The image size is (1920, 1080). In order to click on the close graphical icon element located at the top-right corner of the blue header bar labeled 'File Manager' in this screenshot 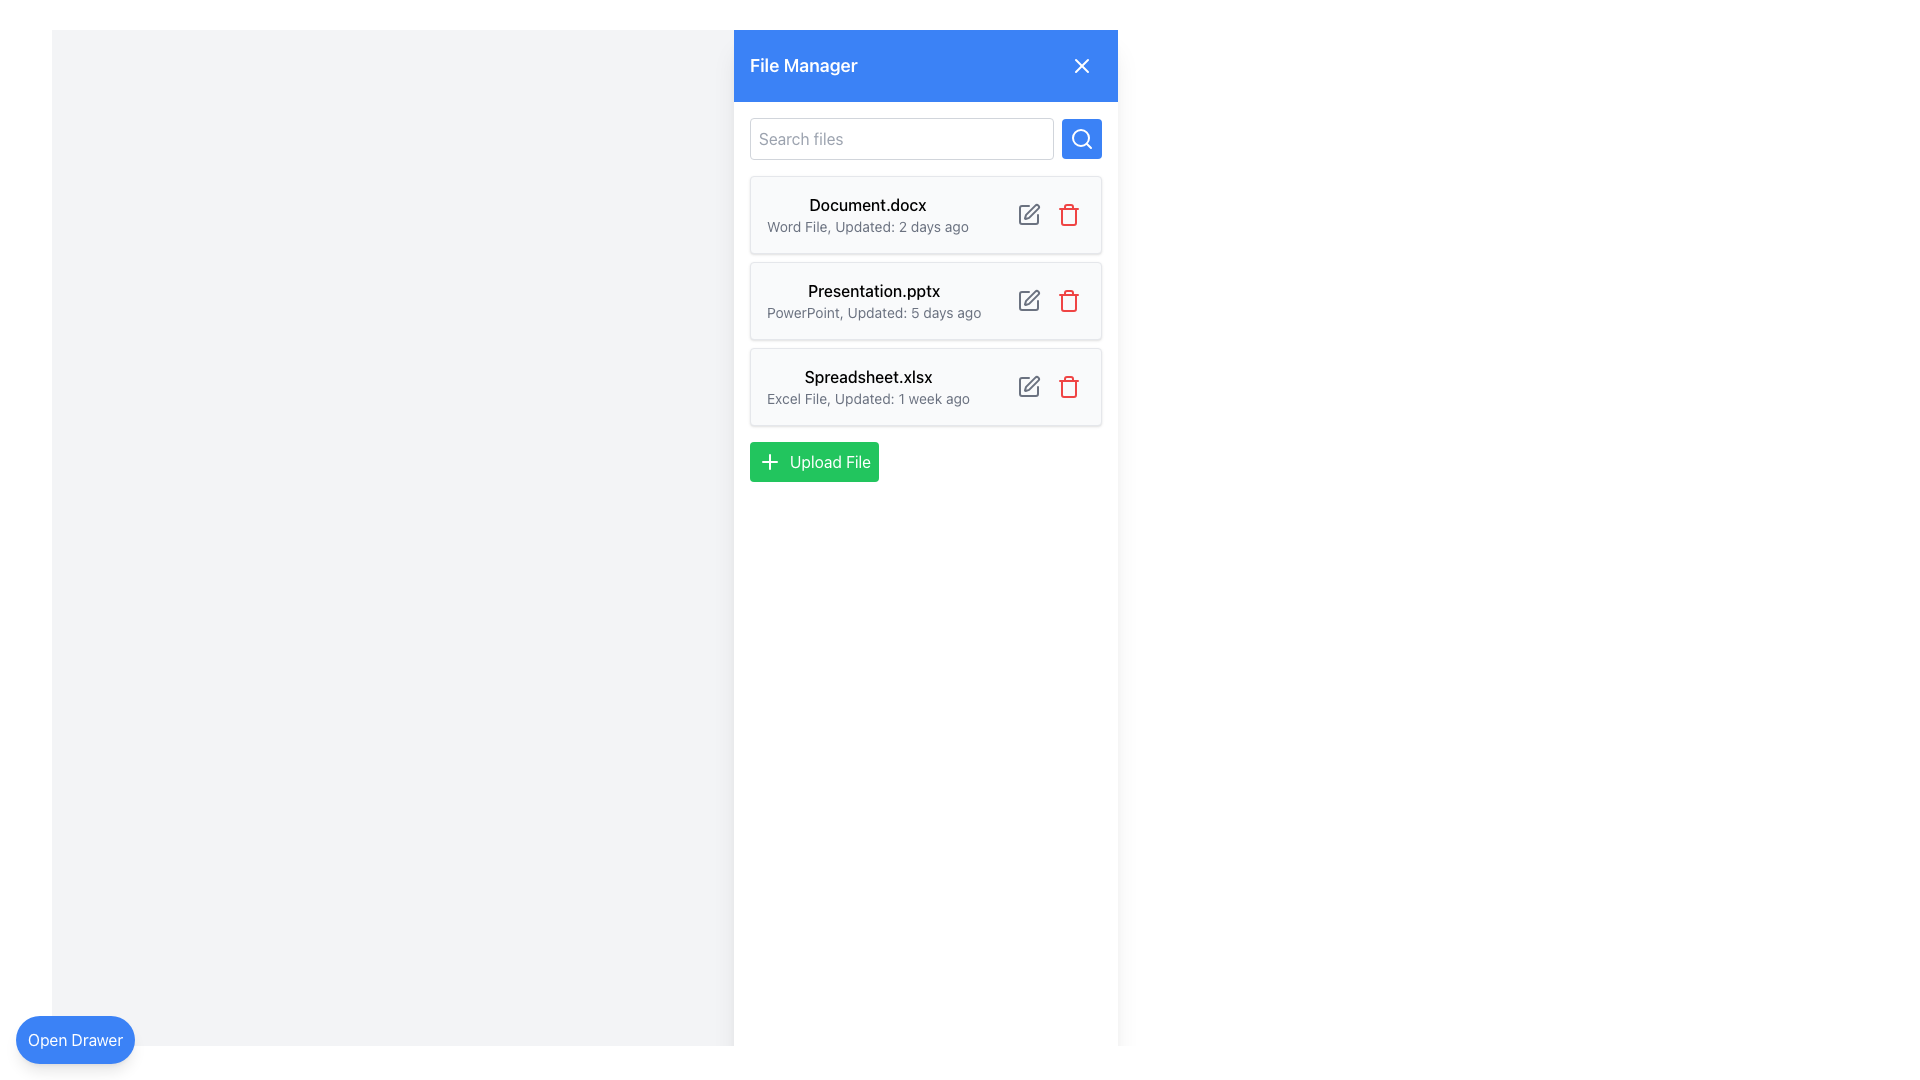, I will do `click(1080, 64)`.